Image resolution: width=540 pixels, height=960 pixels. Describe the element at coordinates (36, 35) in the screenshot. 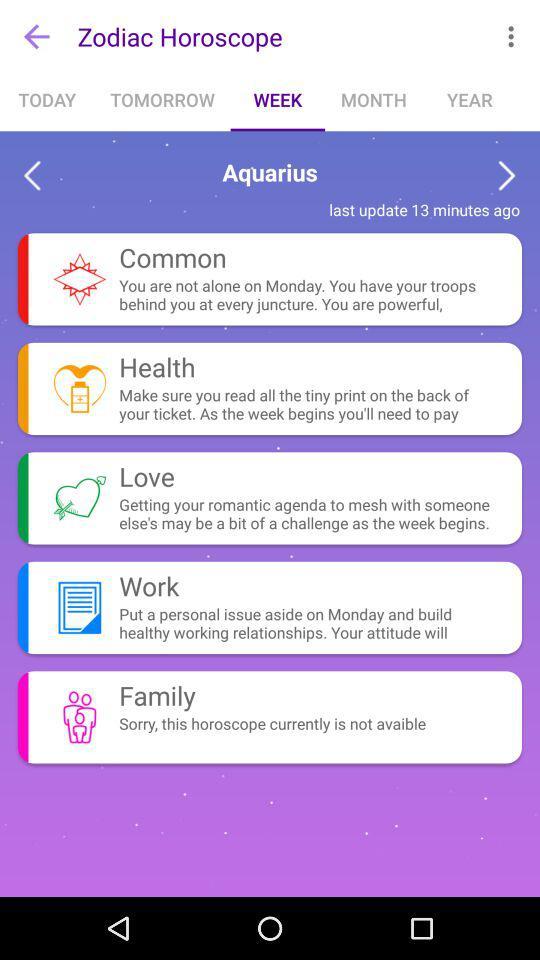

I see `the icon next to zodiac horoscope icon` at that location.